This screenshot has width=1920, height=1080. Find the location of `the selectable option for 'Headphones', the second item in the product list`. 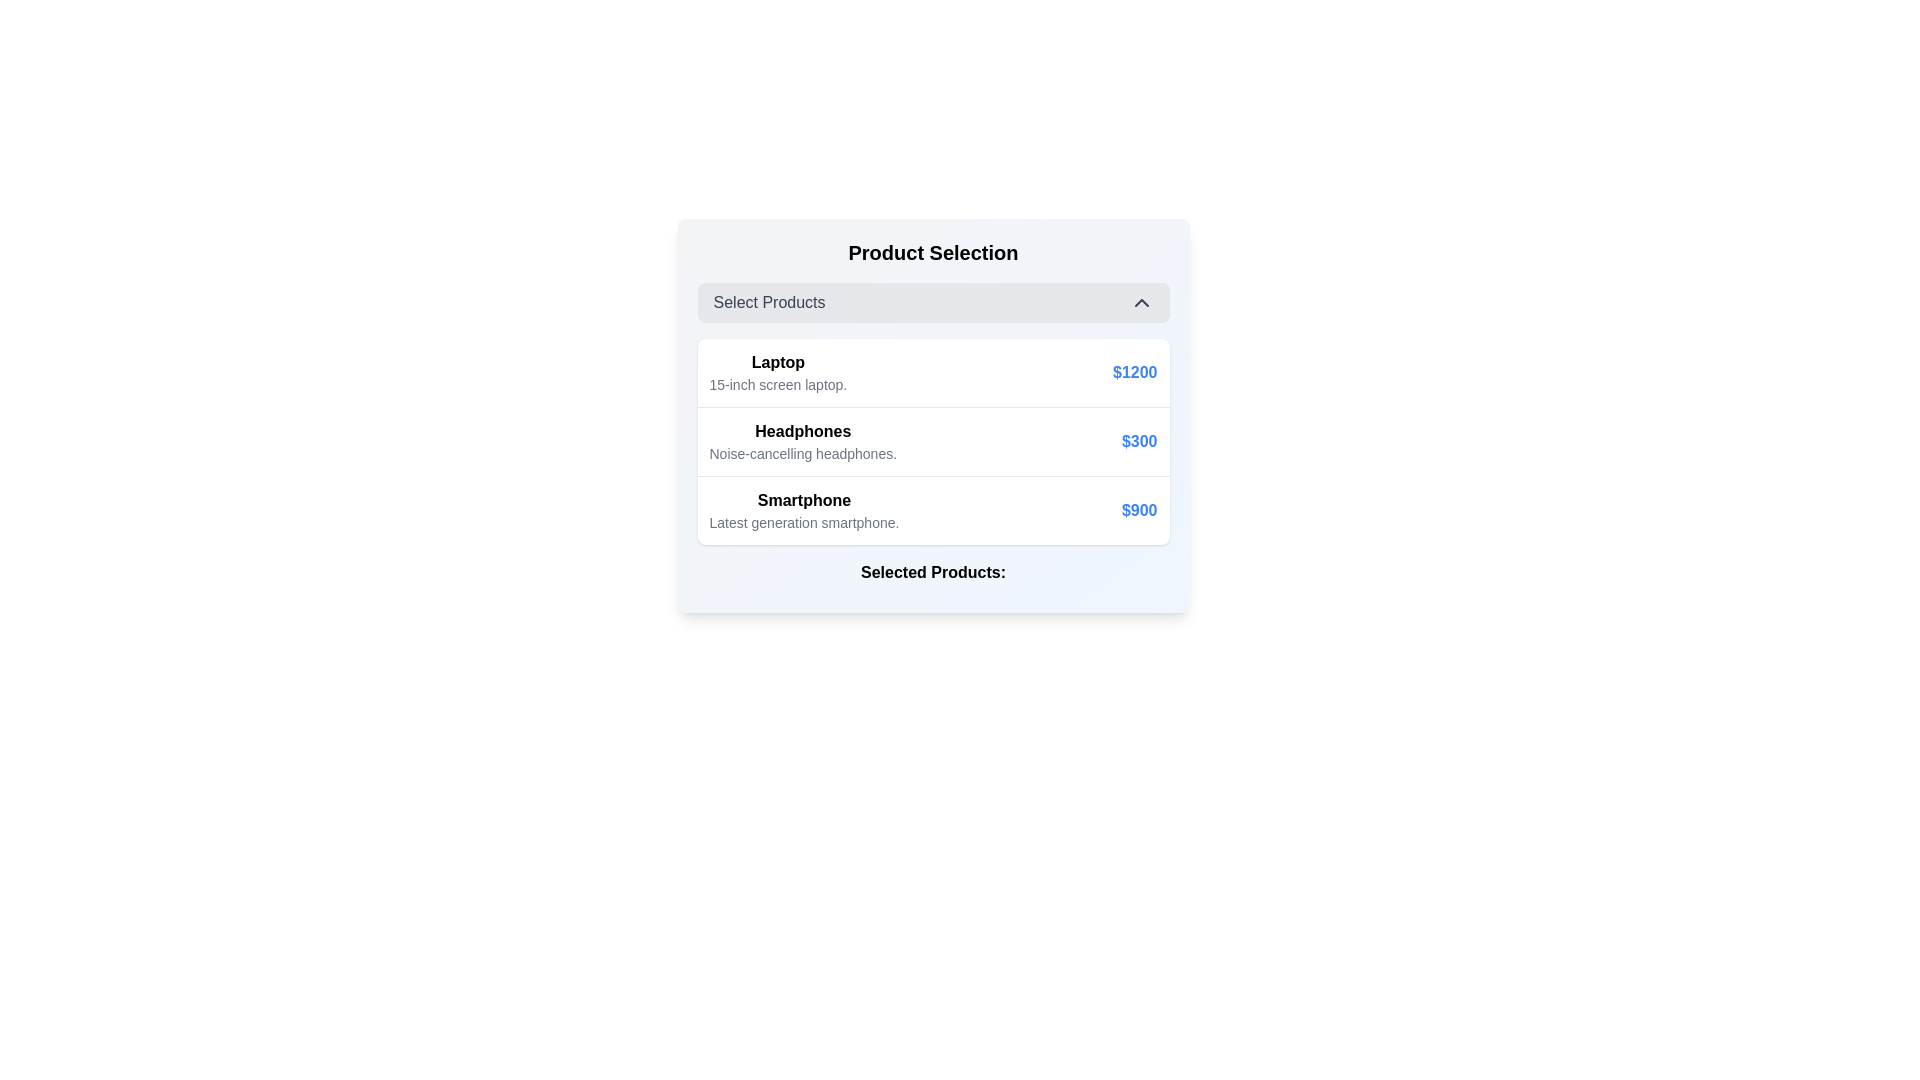

the selectable option for 'Headphones', the second item in the product list is located at coordinates (803, 441).